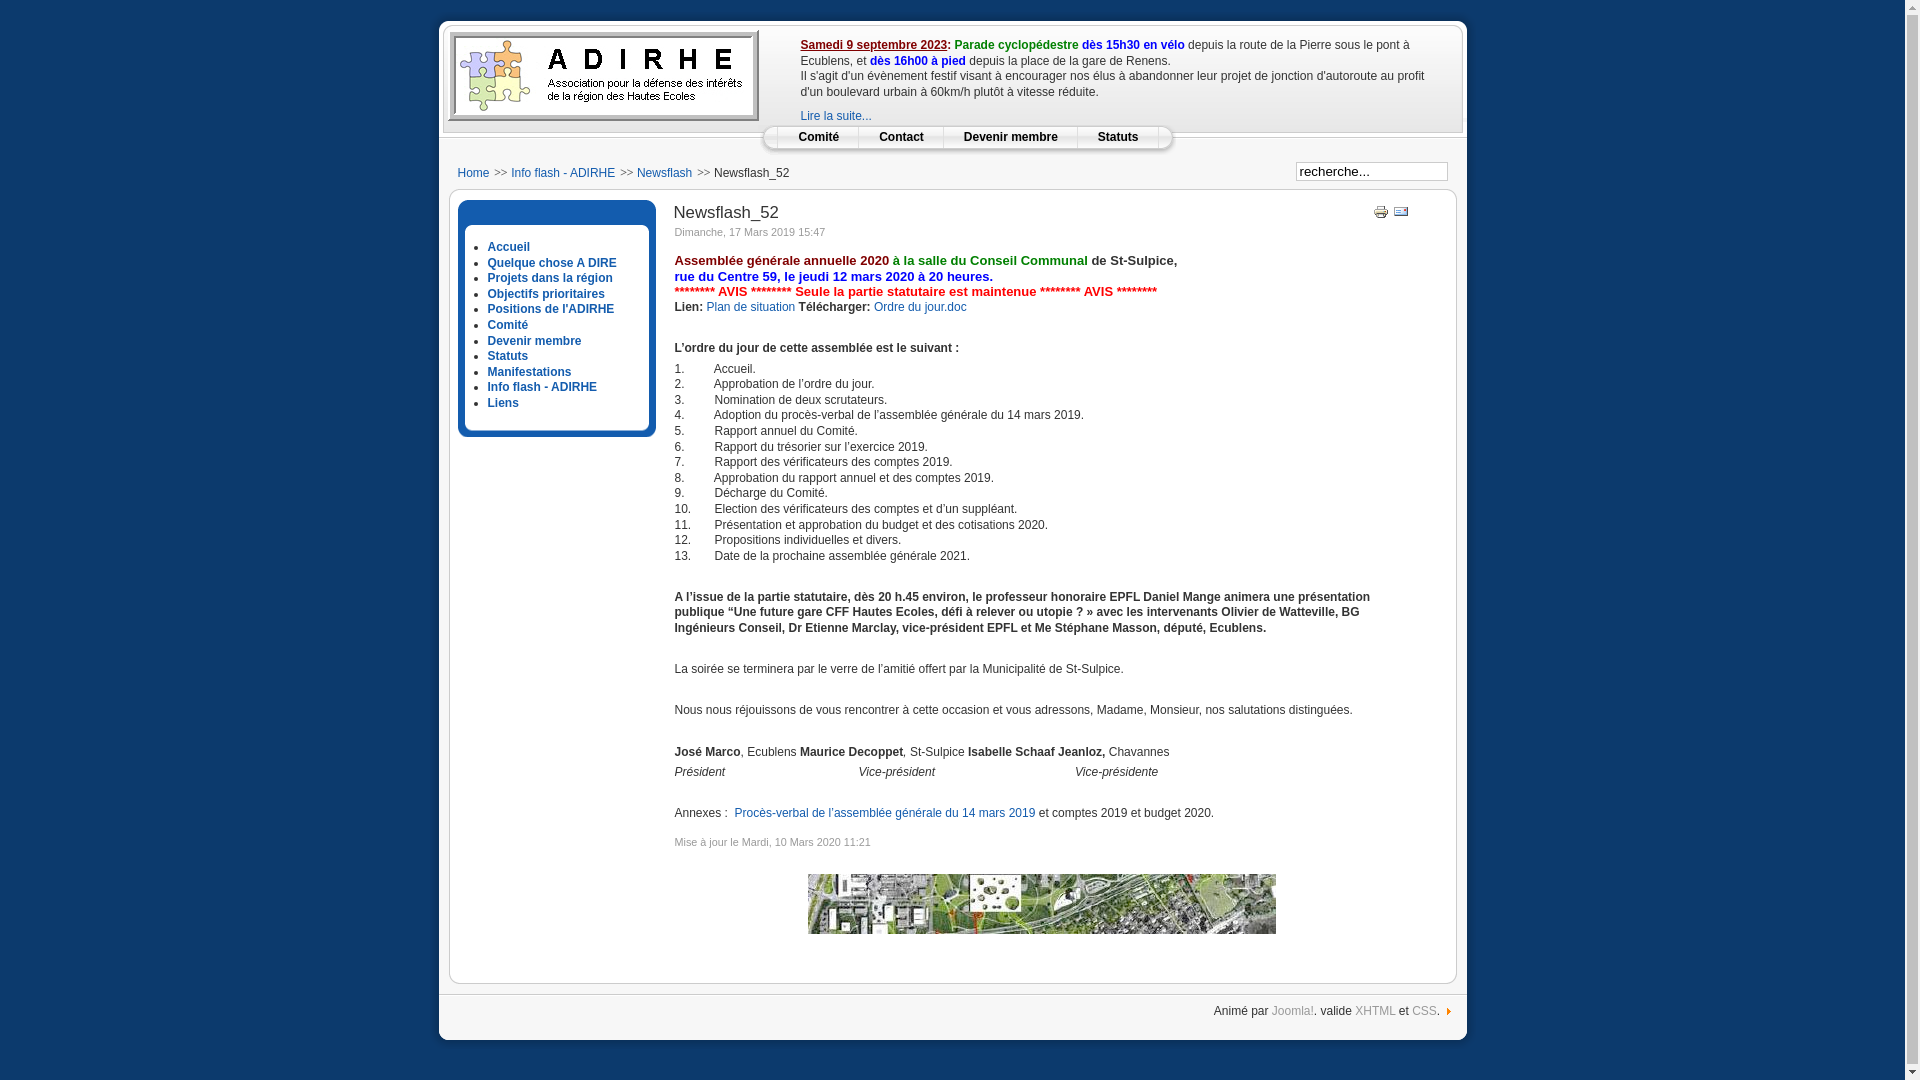 This screenshot has width=1920, height=1080. Describe the element at coordinates (534, 339) in the screenshot. I see `'Devenir membre'` at that location.